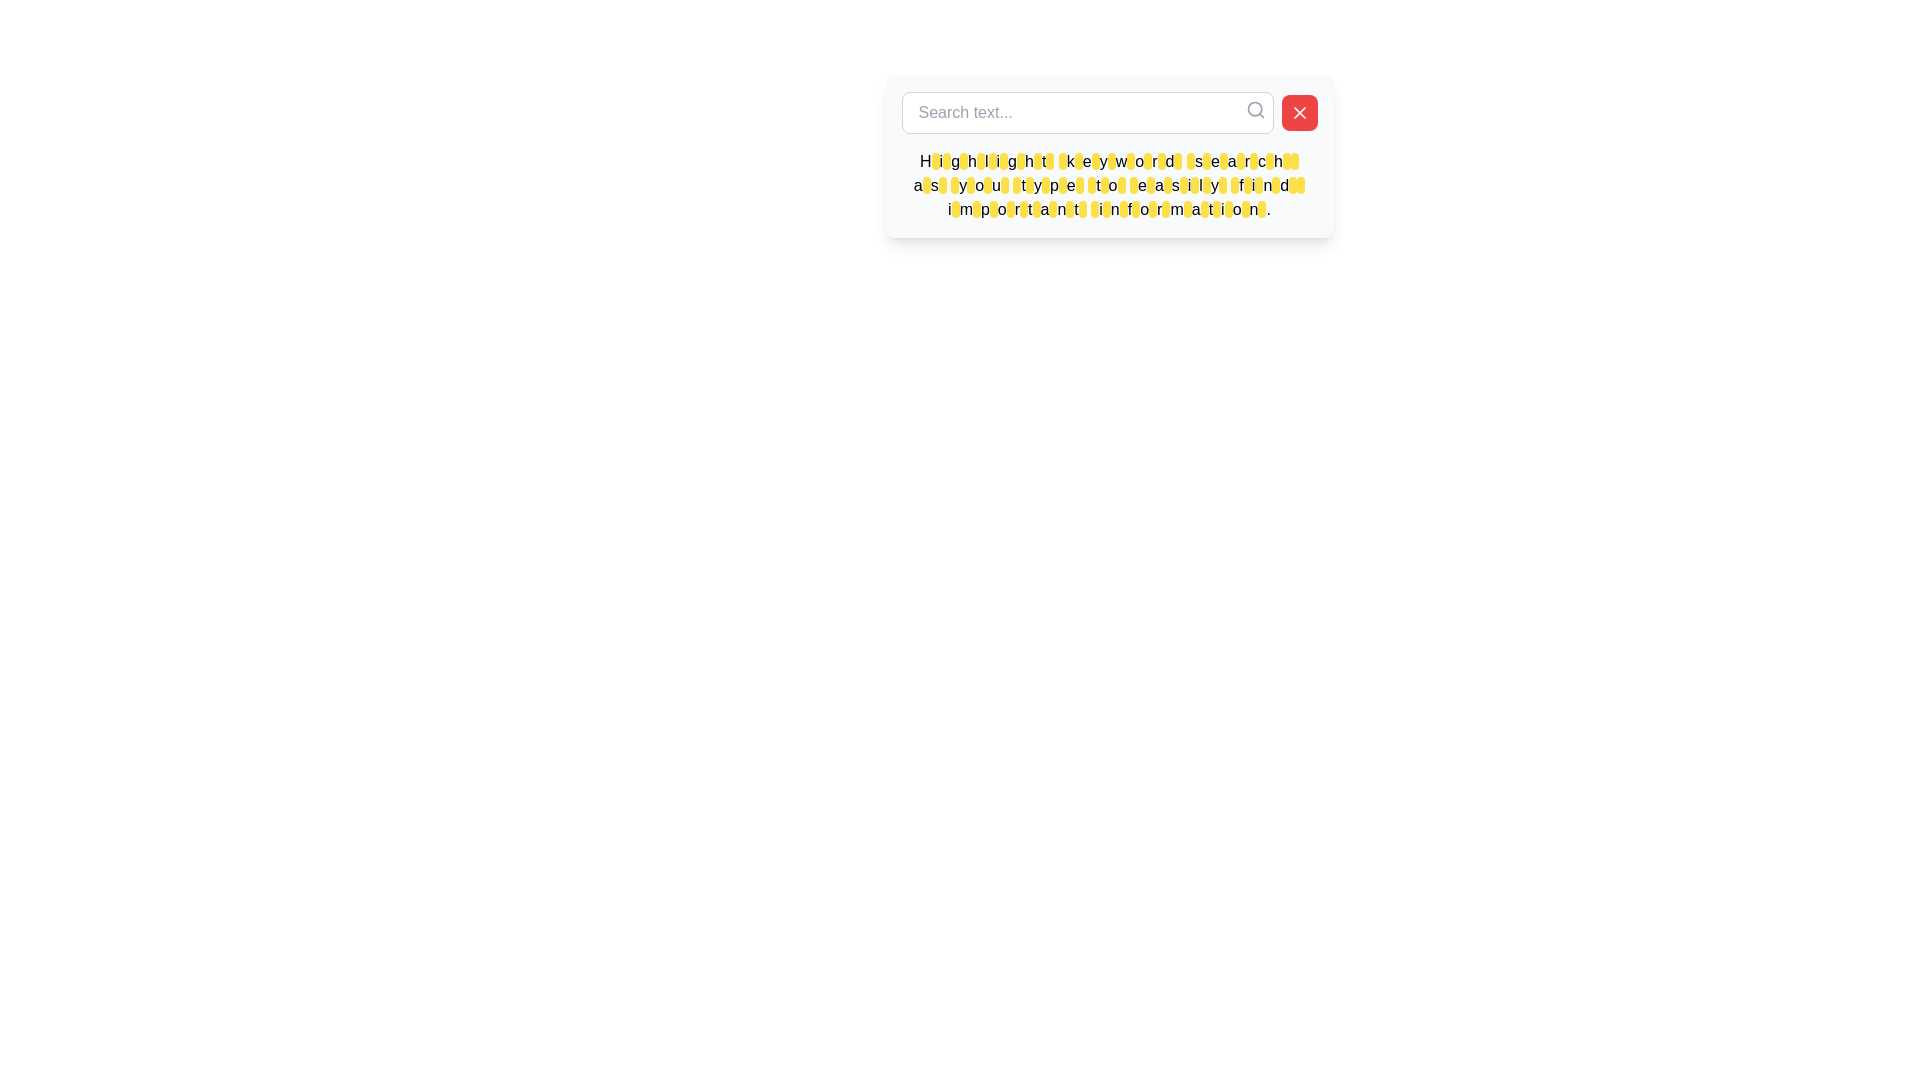 The image size is (1920, 1080). What do you see at coordinates (1131, 160) in the screenshot?
I see `the 14th Text highlight badge element, which serves as a visual highlighter for specific keywords in the explanatory text` at bounding box center [1131, 160].